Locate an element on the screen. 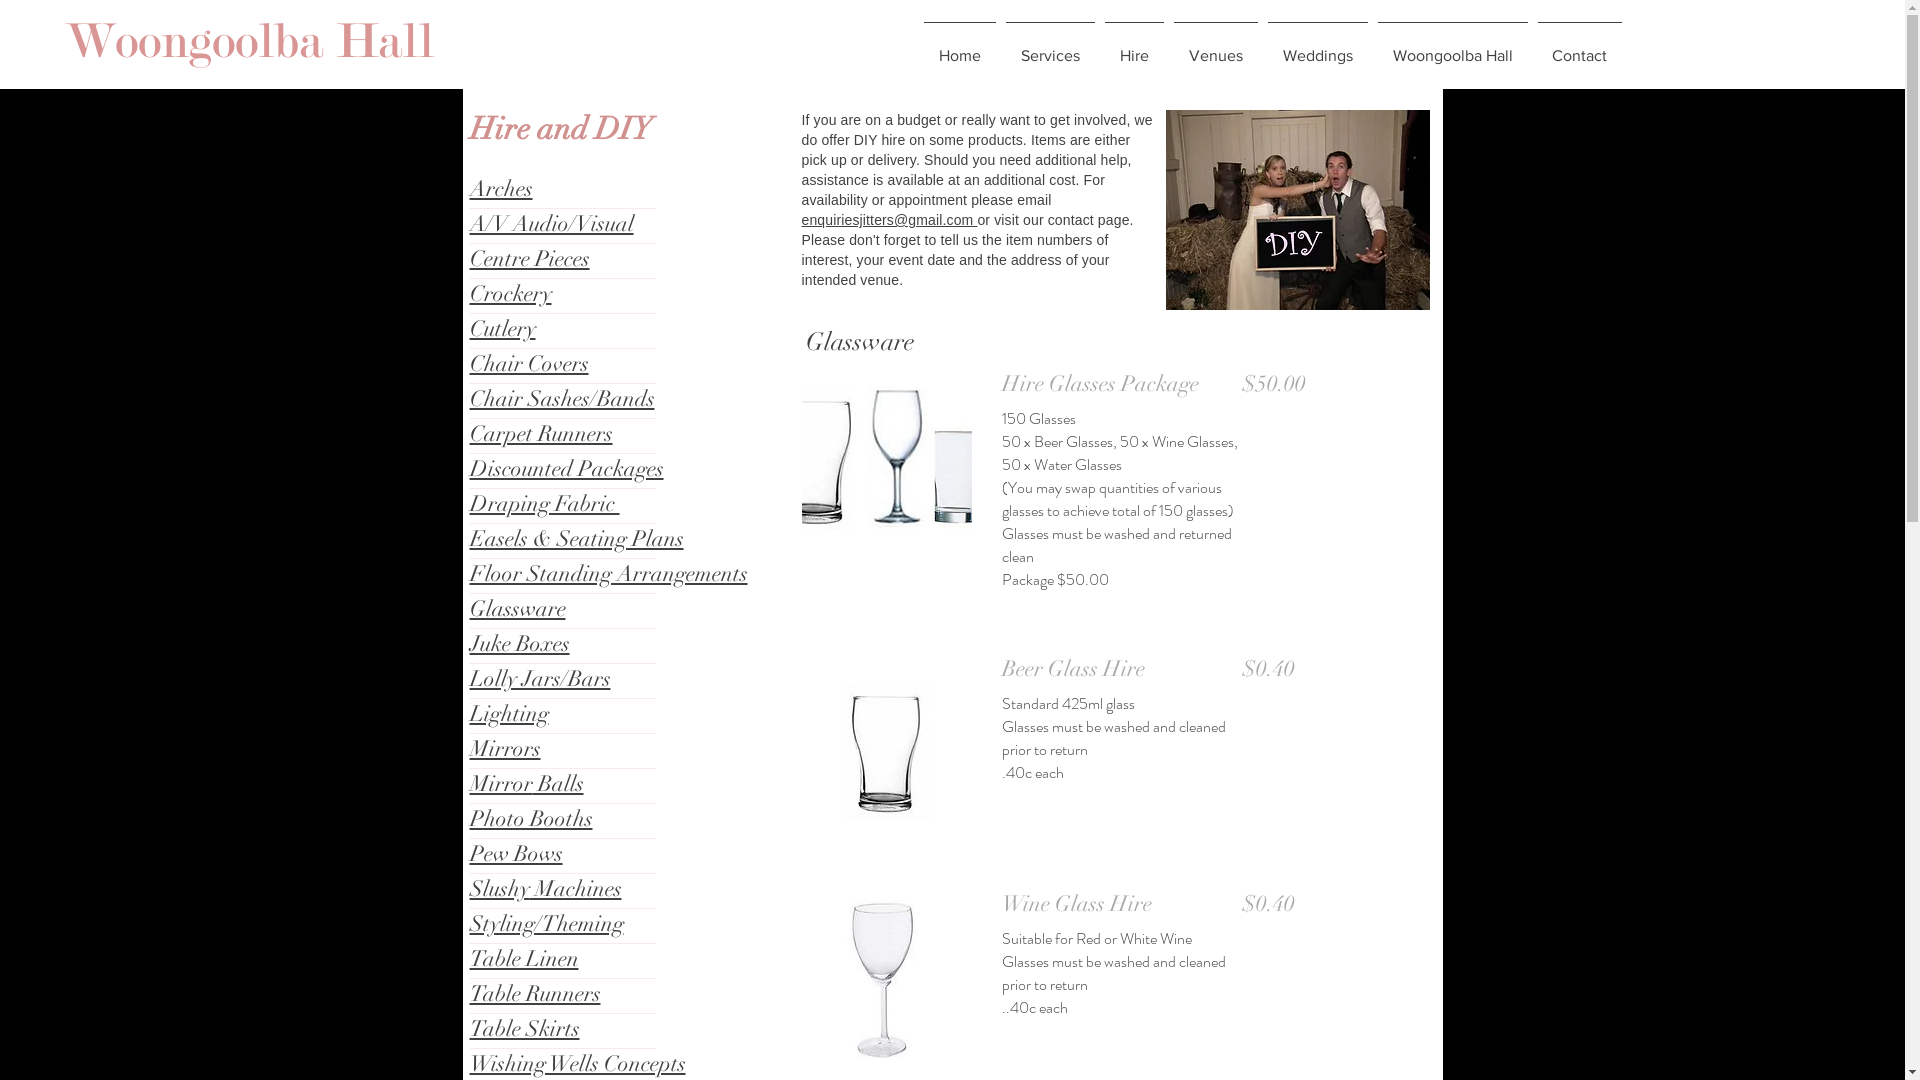 Image resolution: width=1920 pixels, height=1080 pixels. 'Contact' is located at coordinates (1578, 45).